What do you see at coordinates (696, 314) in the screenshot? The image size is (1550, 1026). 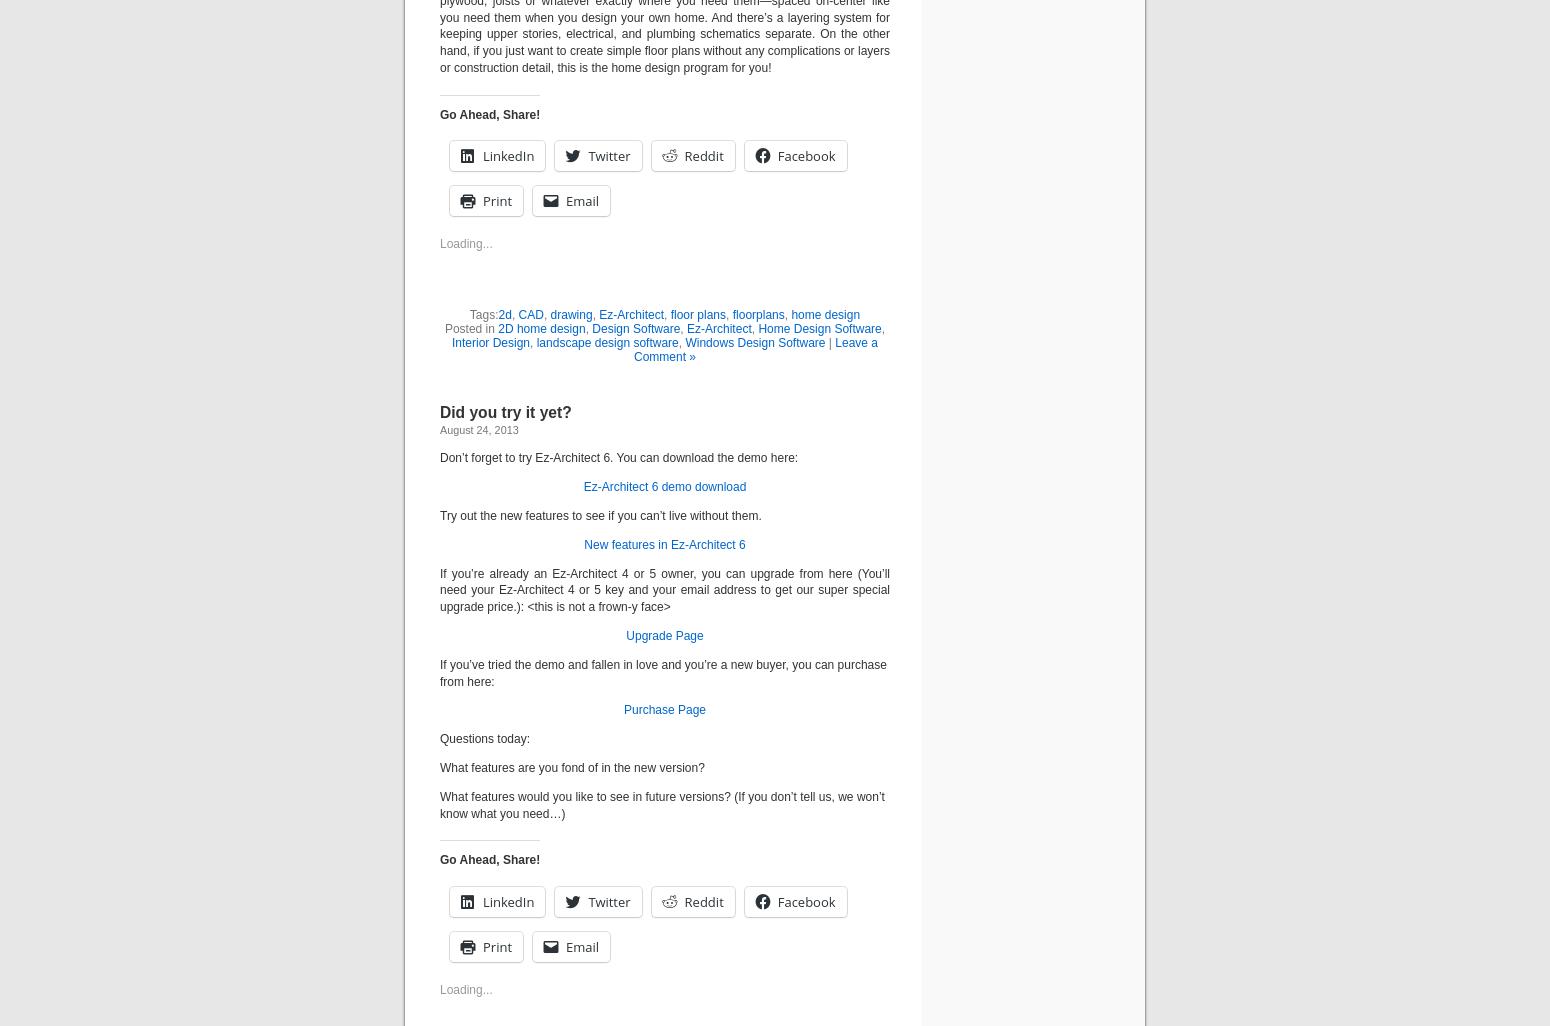 I see `'floor plans'` at bounding box center [696, 314].